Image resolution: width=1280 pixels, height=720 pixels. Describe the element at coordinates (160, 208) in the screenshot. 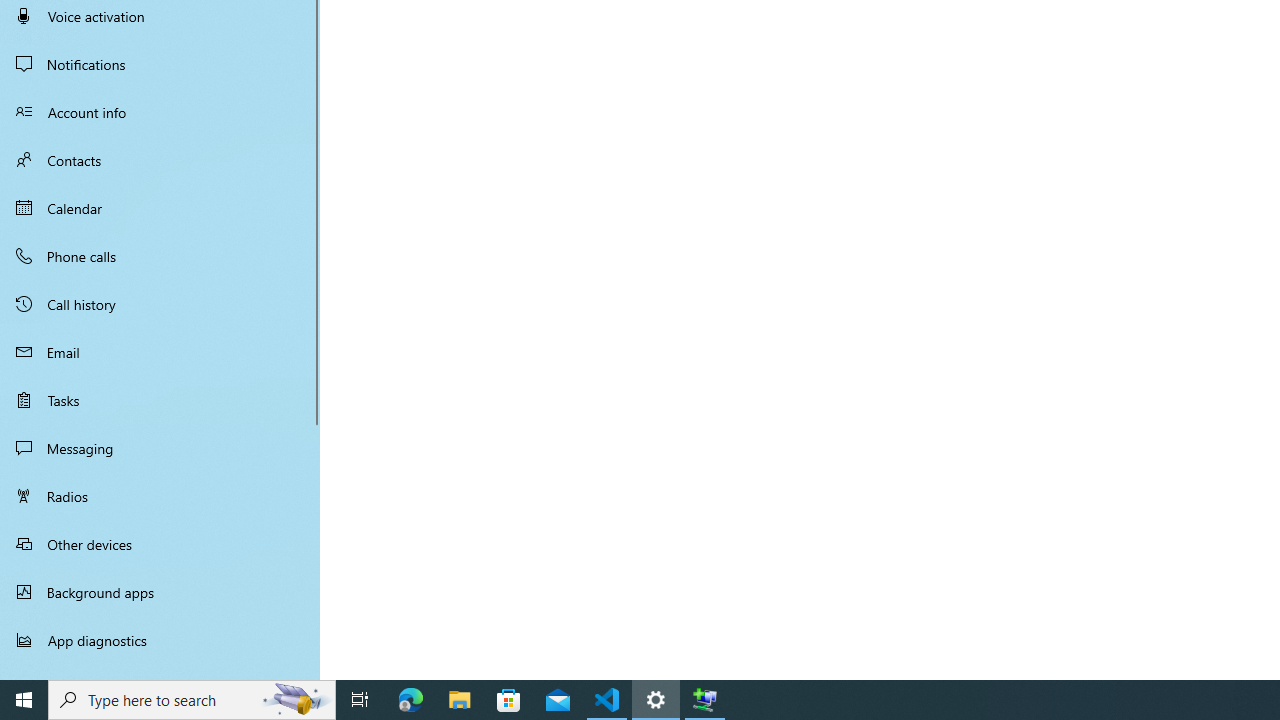

I see `'Calendar'` at that location.